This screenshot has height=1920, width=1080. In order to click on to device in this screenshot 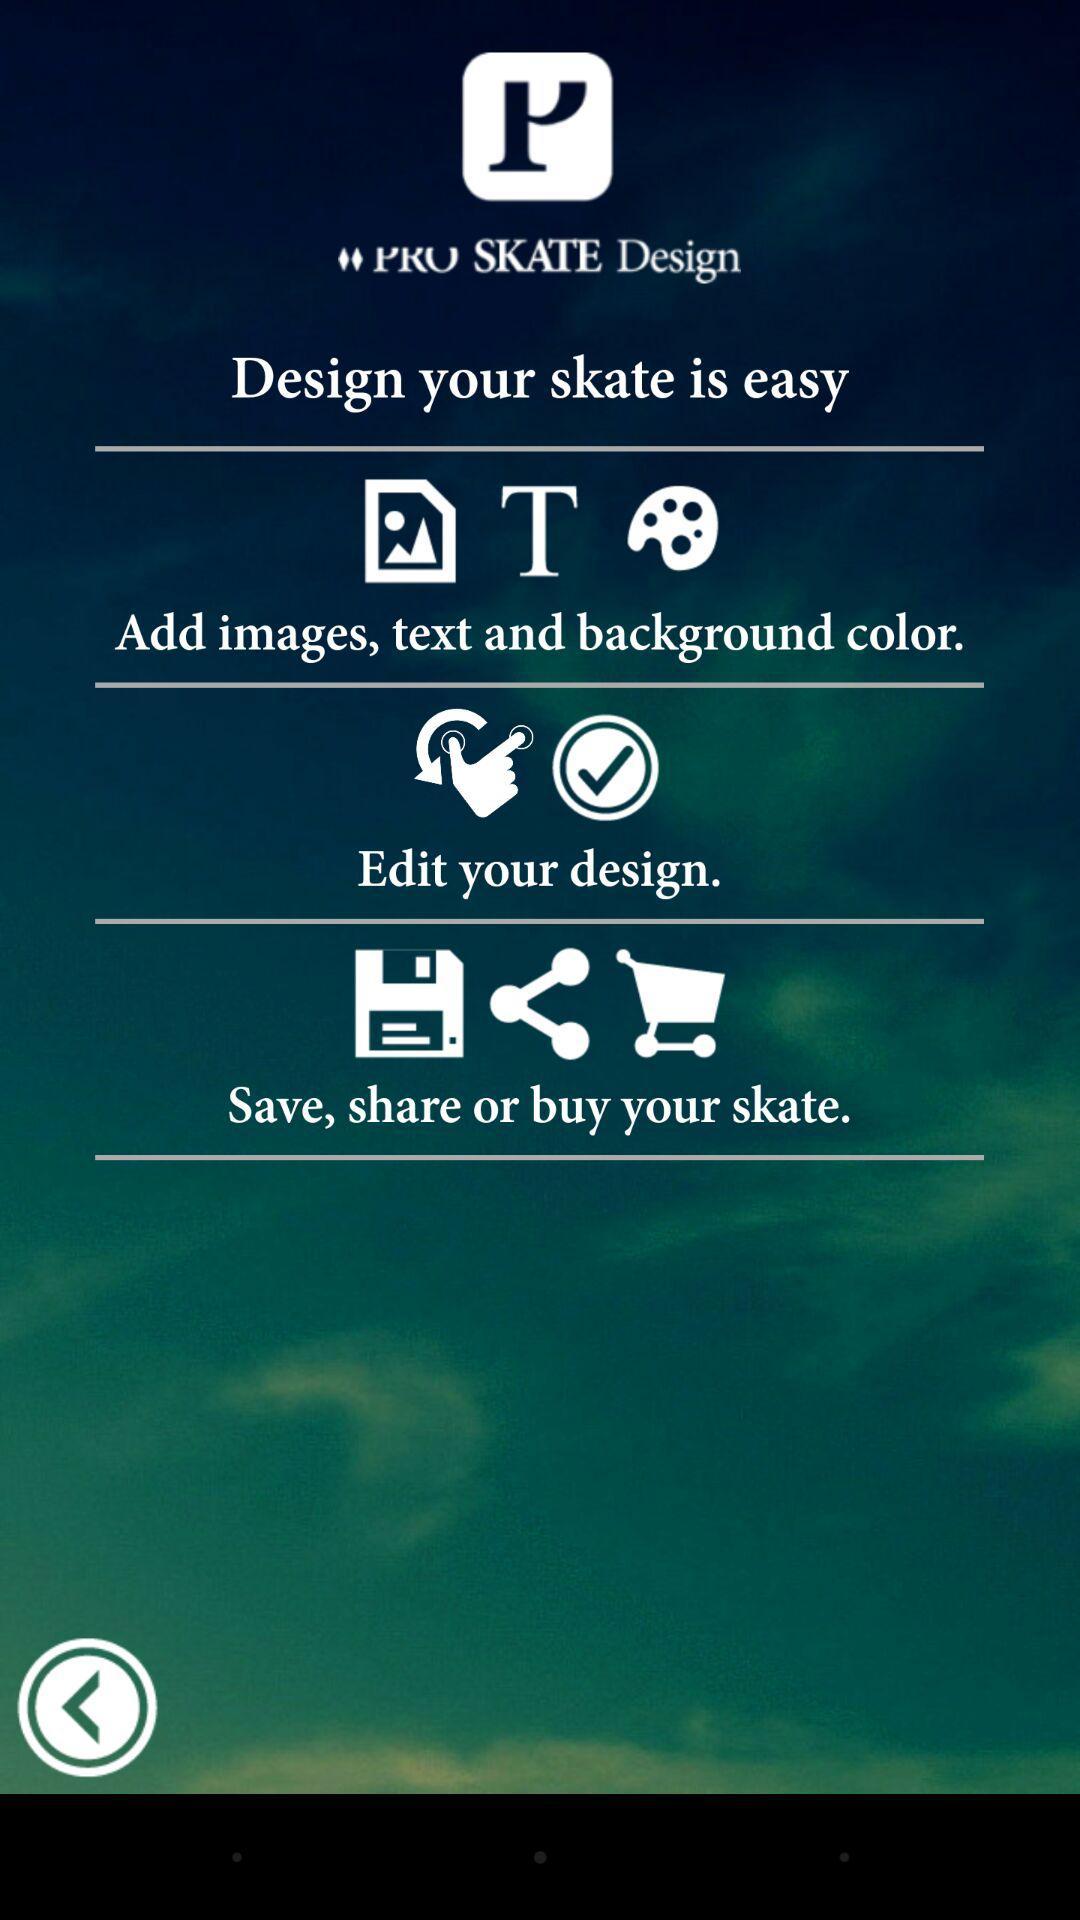, I will do `click(407, 1003)`.